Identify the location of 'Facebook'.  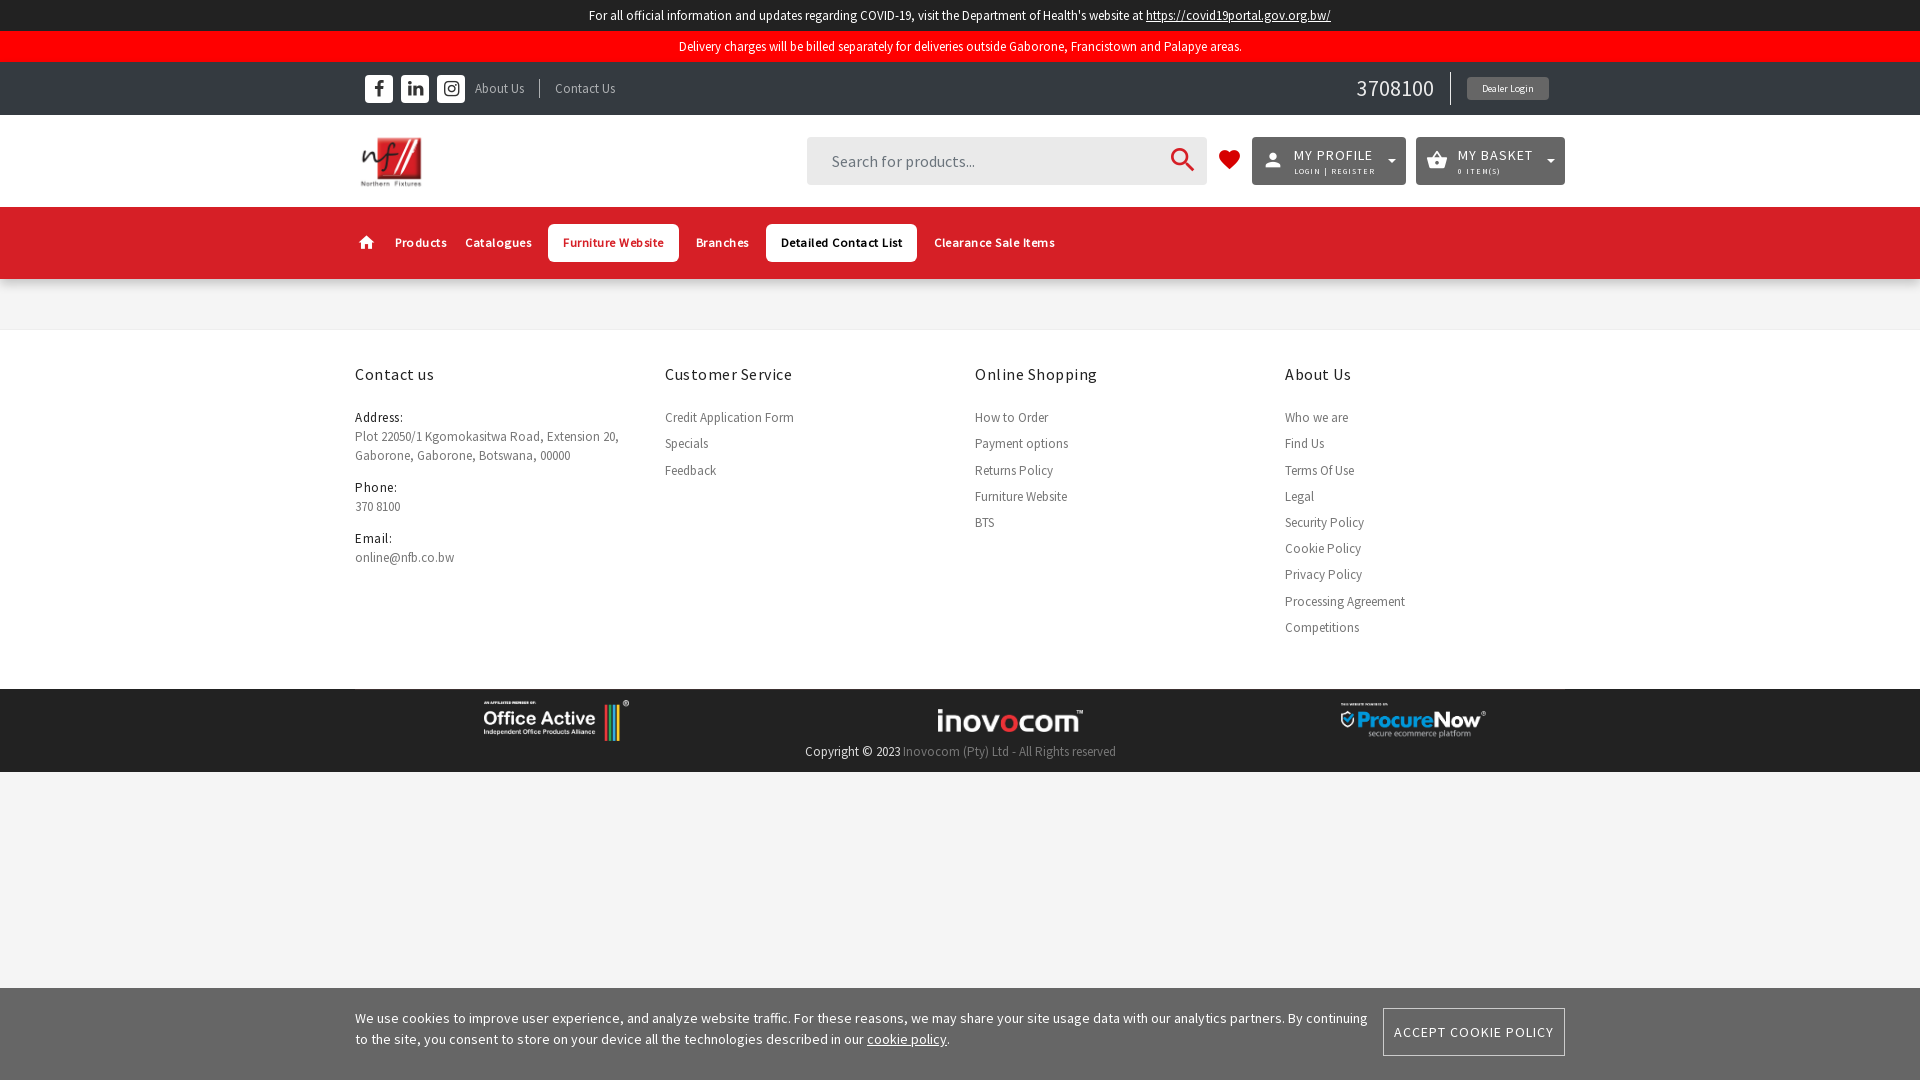
(379, 87).